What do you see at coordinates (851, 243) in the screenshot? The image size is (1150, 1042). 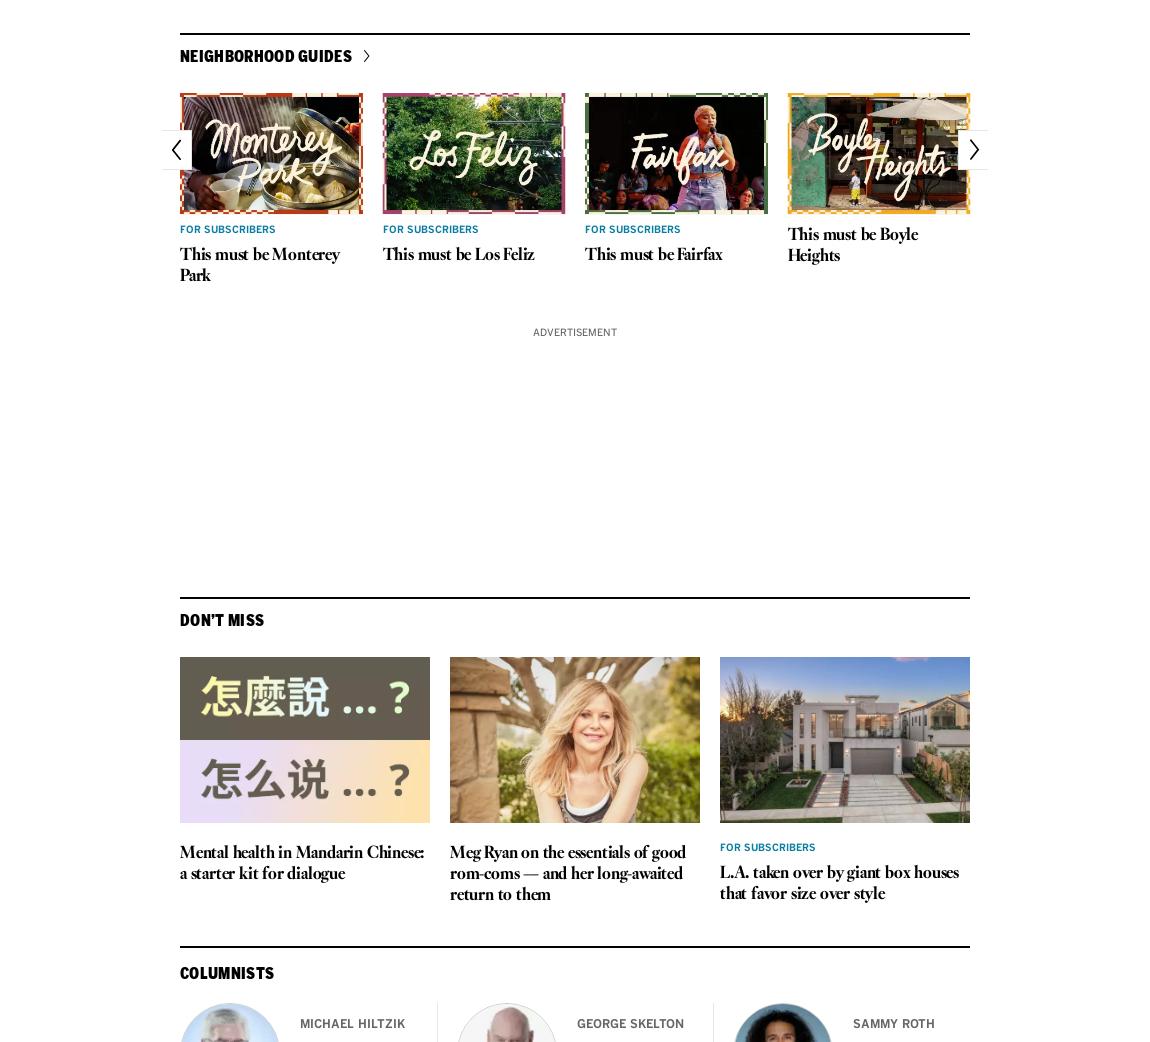 I see `'This must be Boyle Heights'` at bounding box center [851, 243].